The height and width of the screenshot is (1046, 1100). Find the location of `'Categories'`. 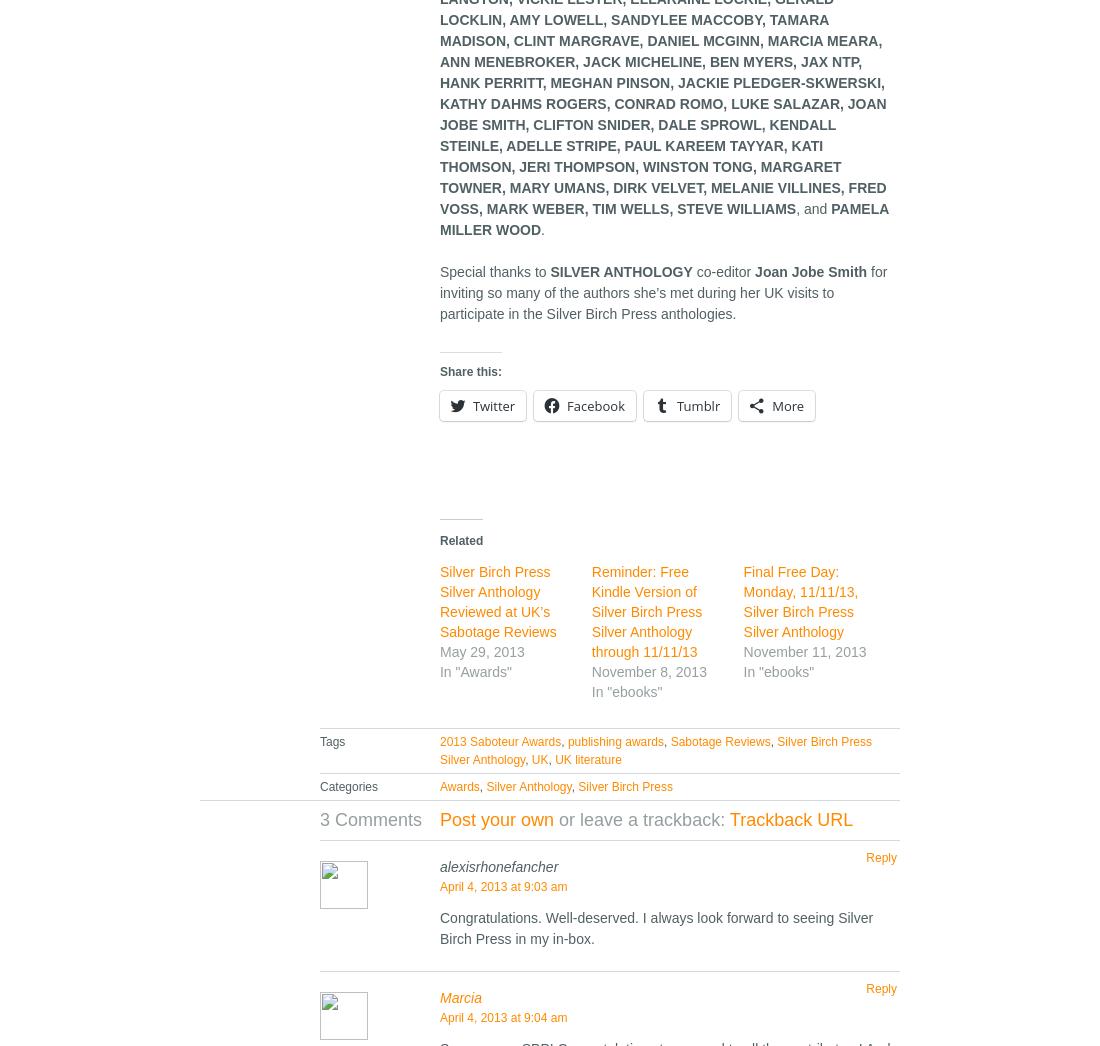

'Categories' is located at coordinates (318, 787).